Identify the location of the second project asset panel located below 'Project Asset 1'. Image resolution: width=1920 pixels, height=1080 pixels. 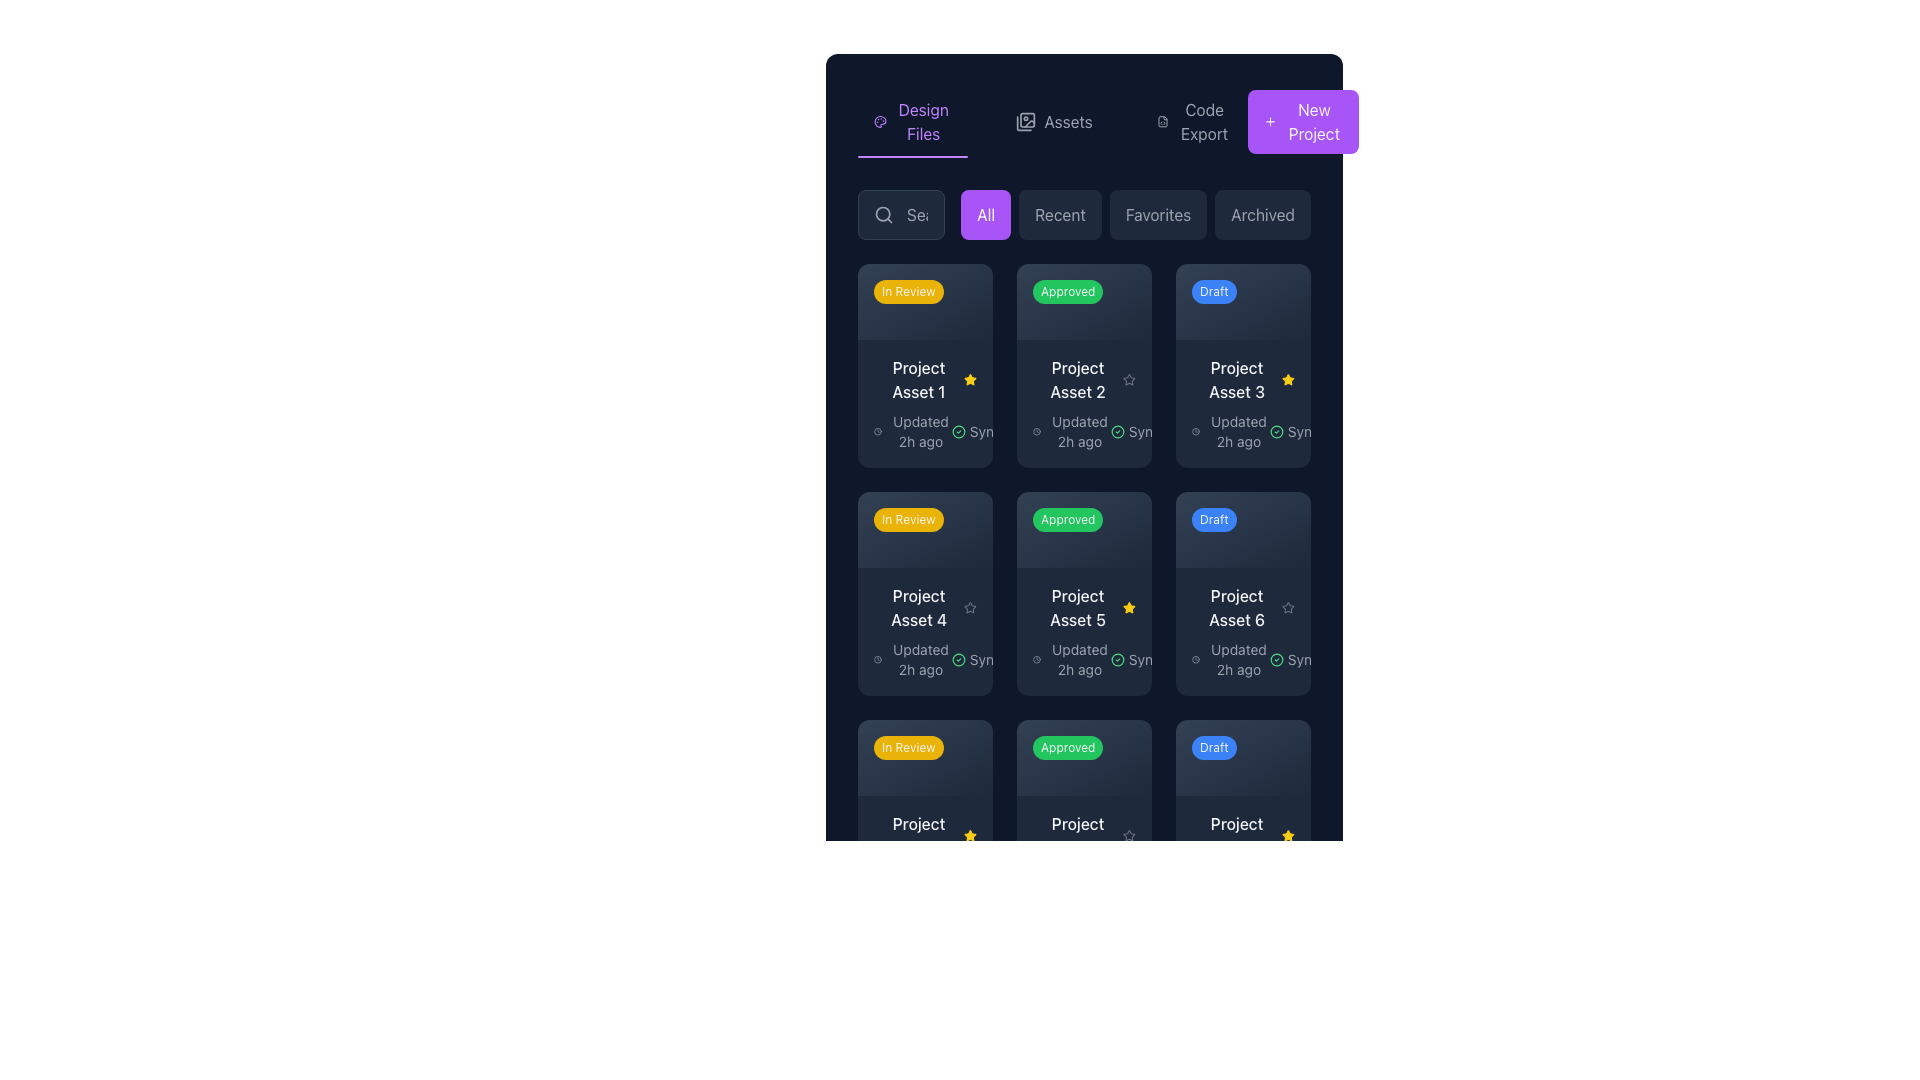
(924, 631).